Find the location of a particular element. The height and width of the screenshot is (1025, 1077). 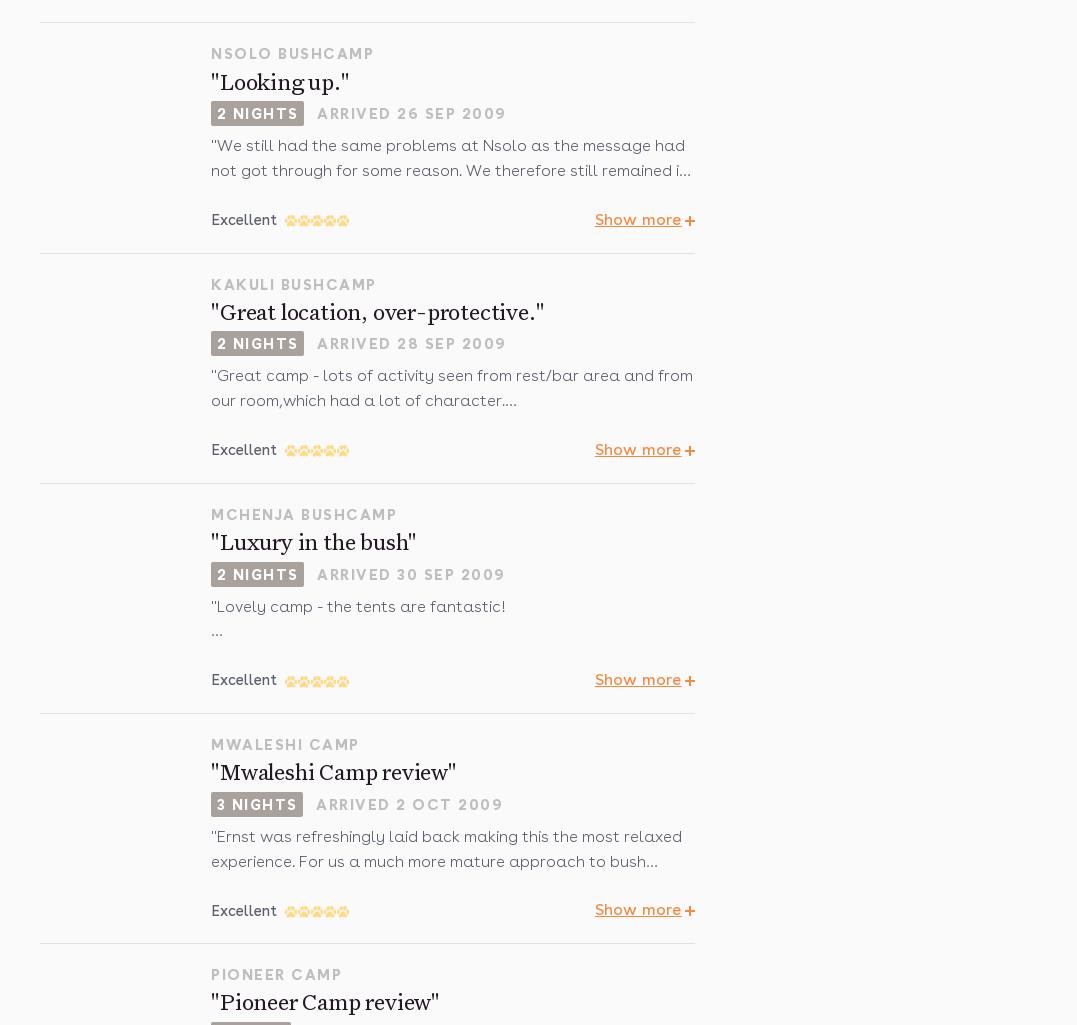

'"Pioneer Camp review"' is located at coordinates (325, 1002).